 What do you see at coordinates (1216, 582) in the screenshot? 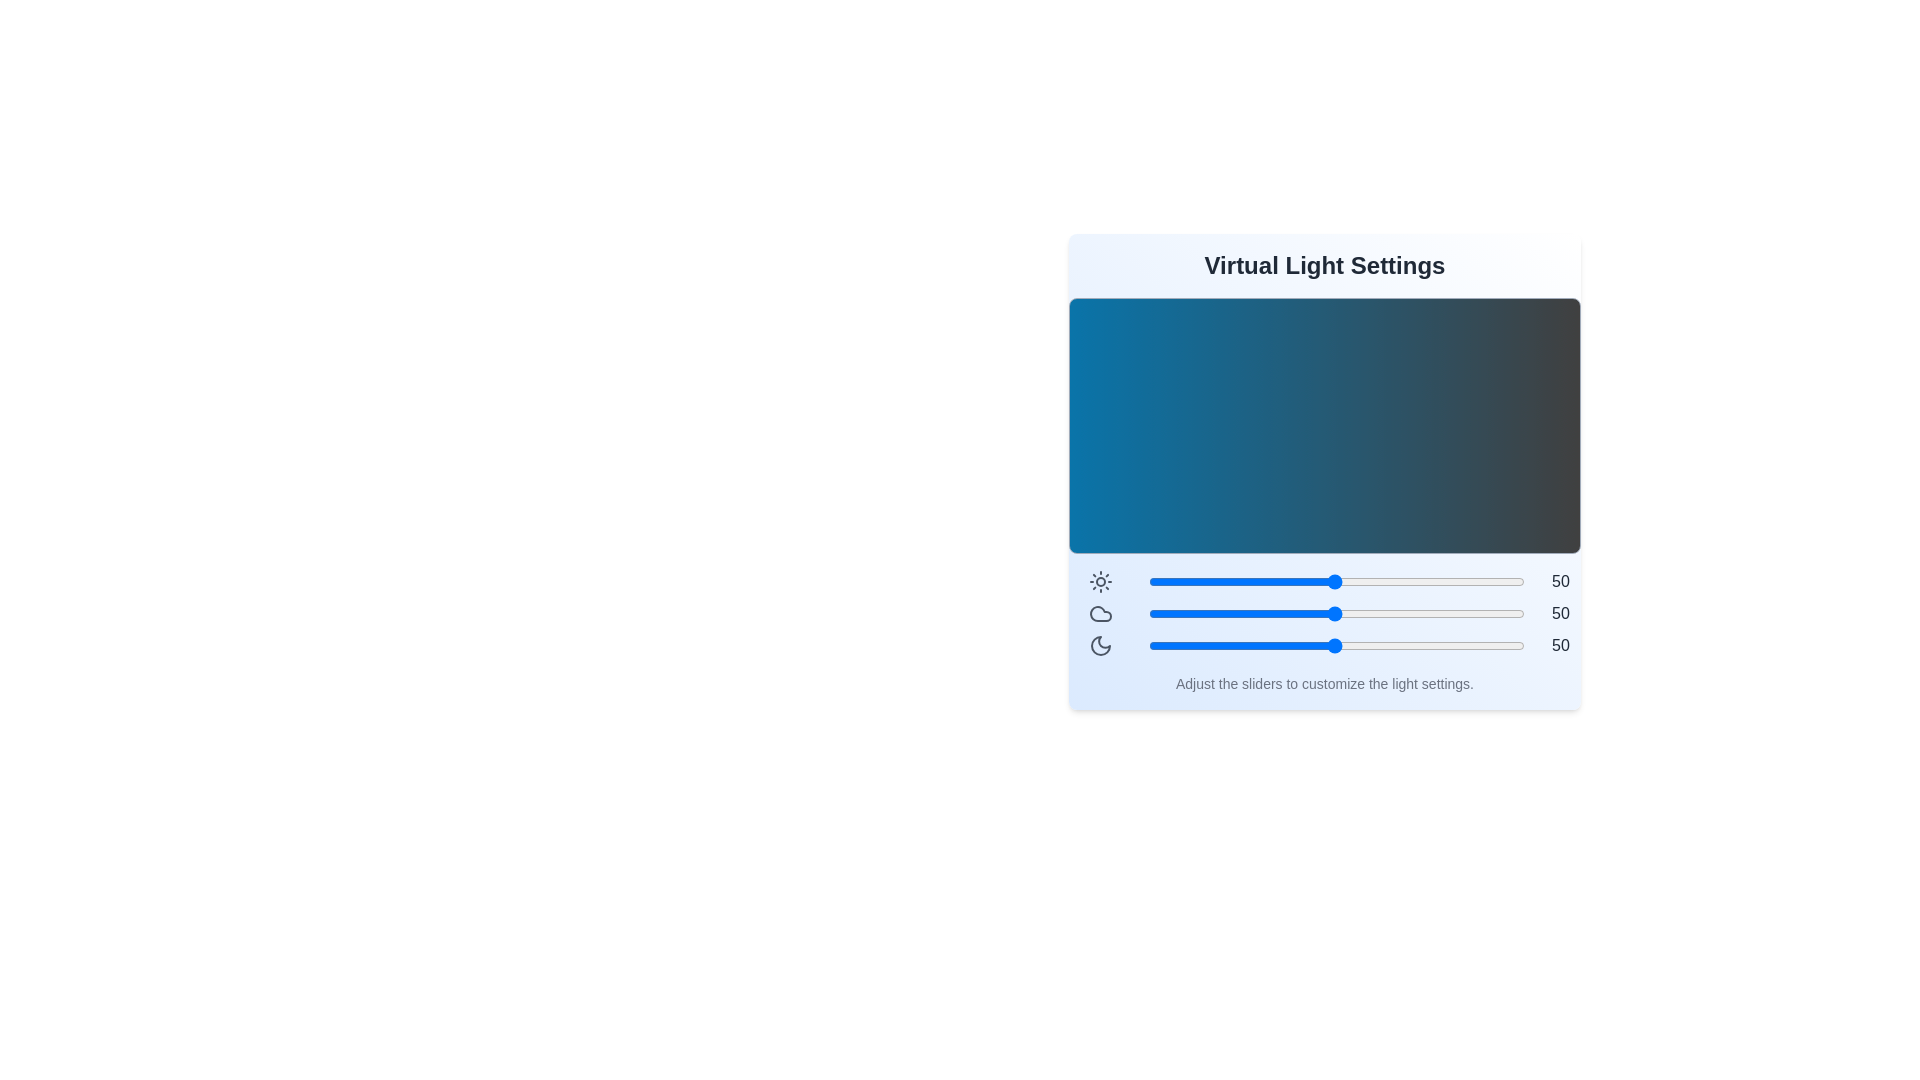
I see `the contrast slider to 19%` at bounding box center [1216, 582].